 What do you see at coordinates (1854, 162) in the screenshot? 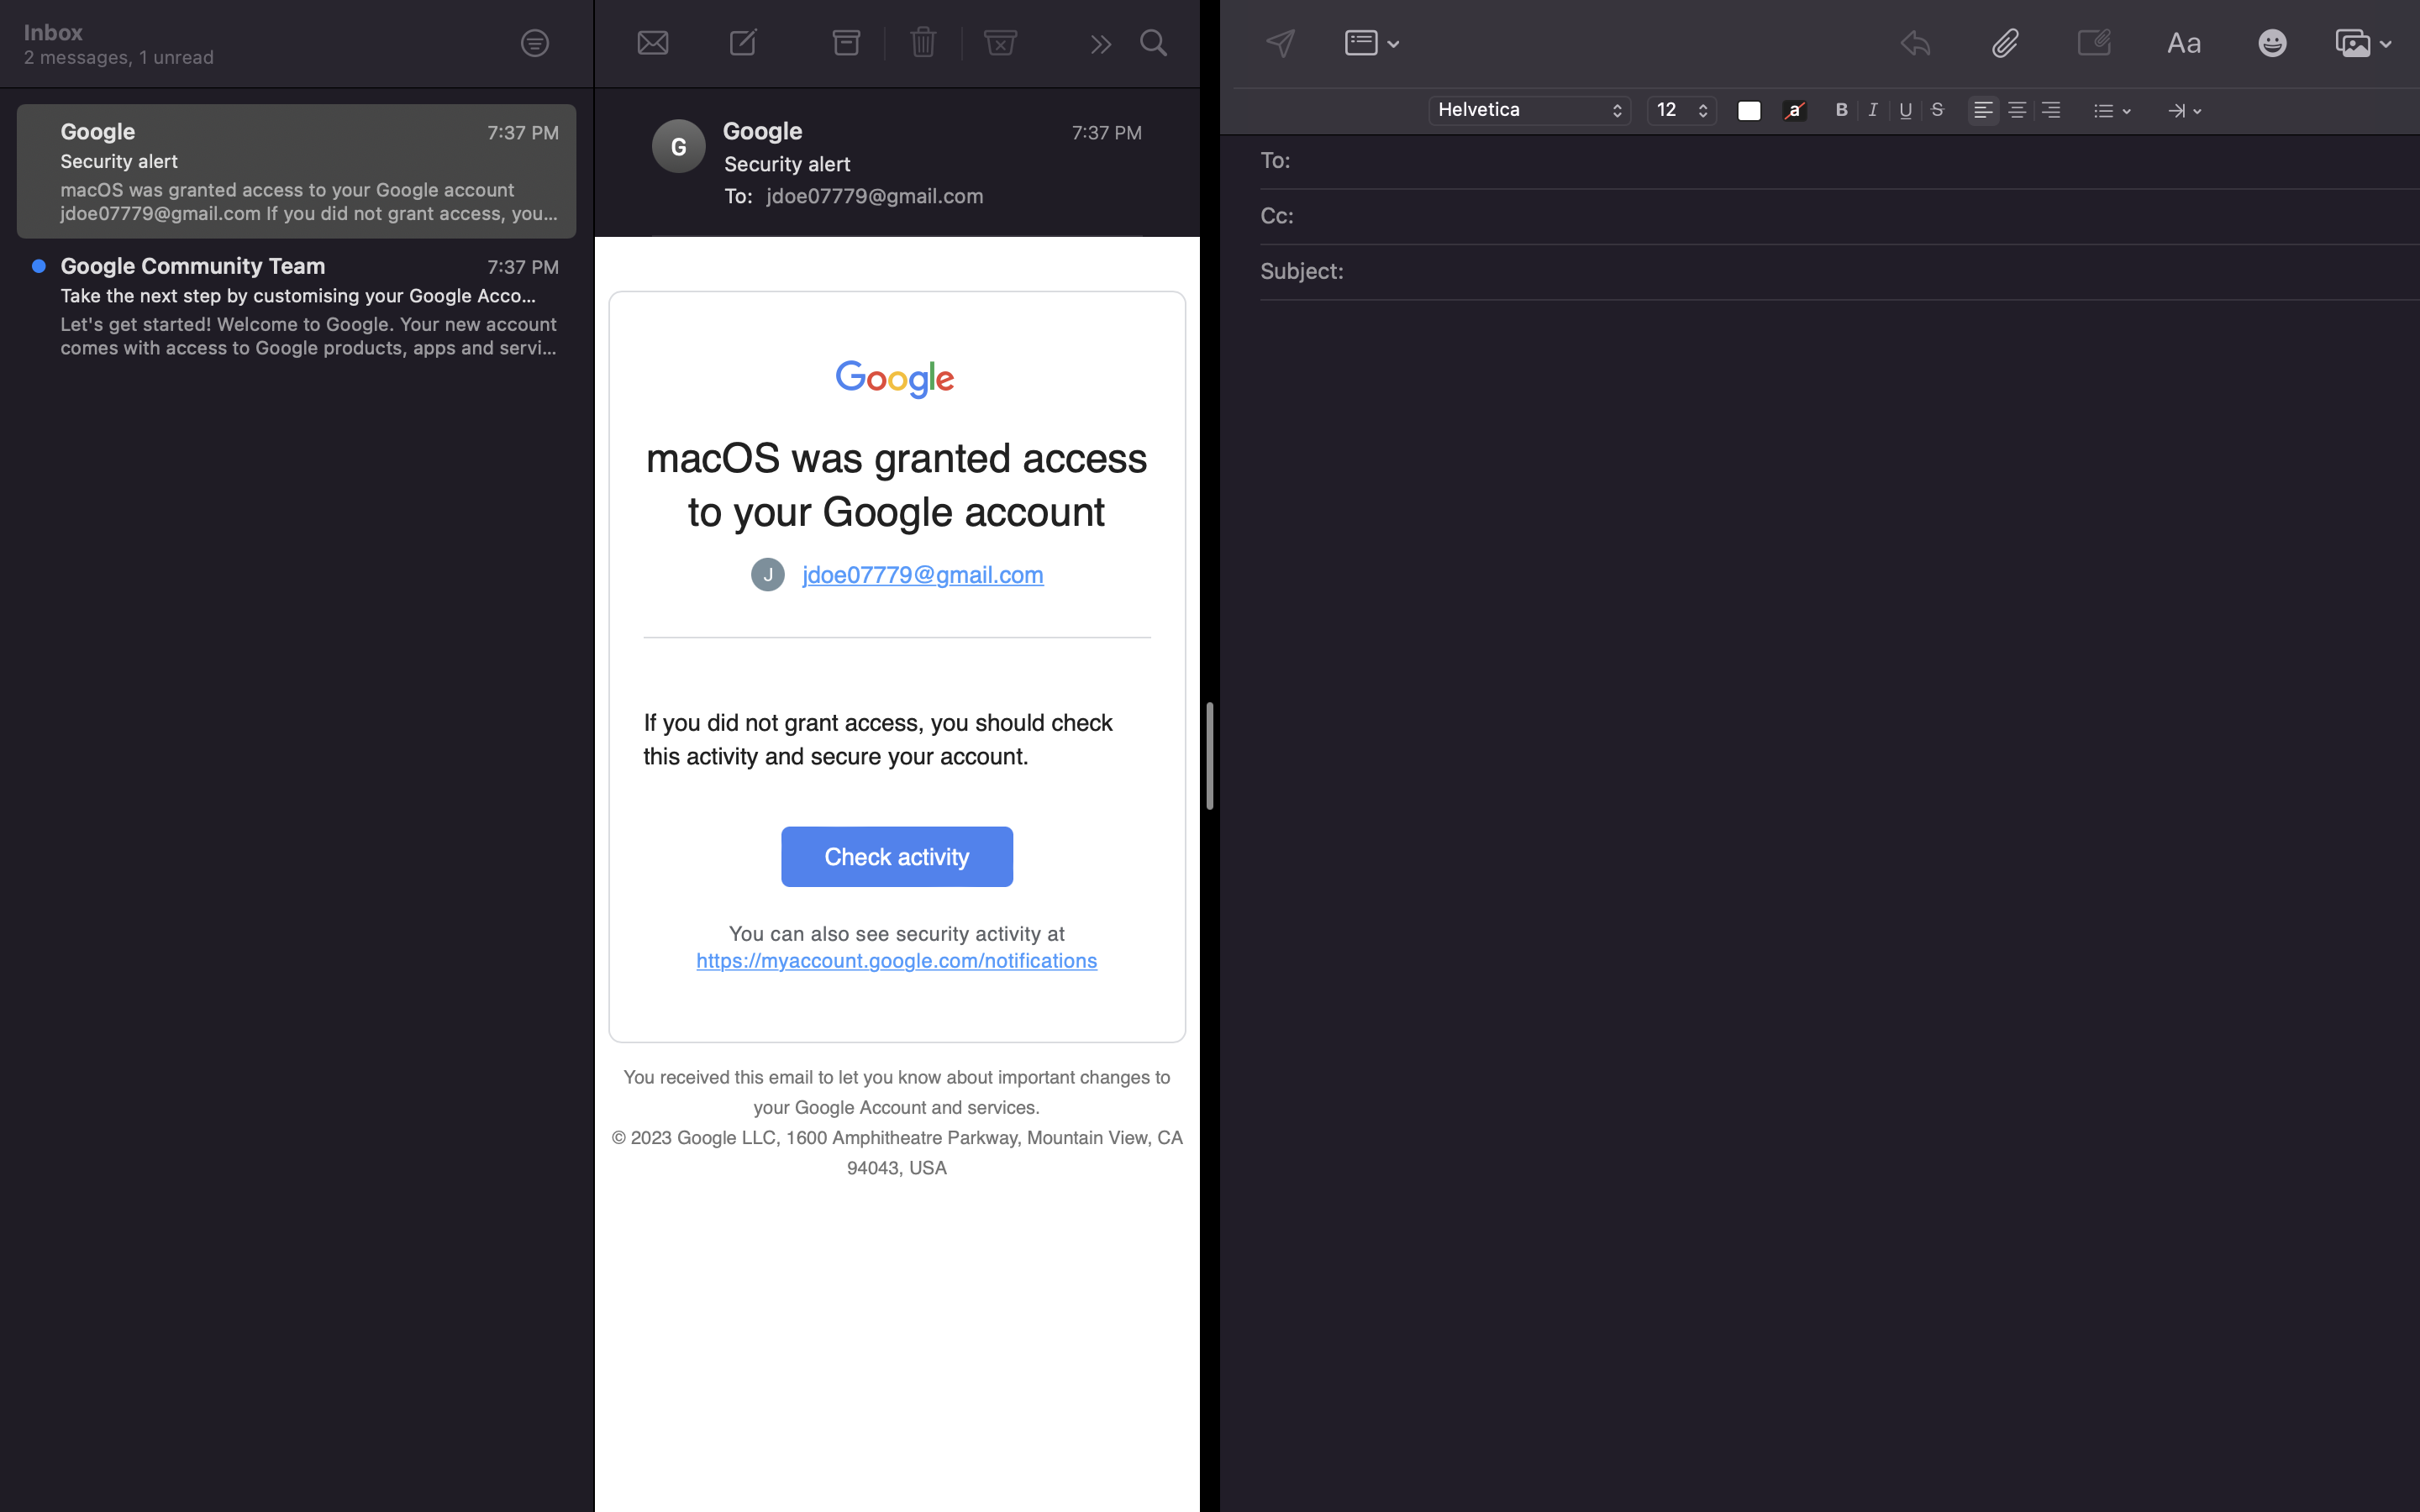
I see `Insert "kate@gmail.com" to the "To" field of the email` at bounding box center [1854, 162].